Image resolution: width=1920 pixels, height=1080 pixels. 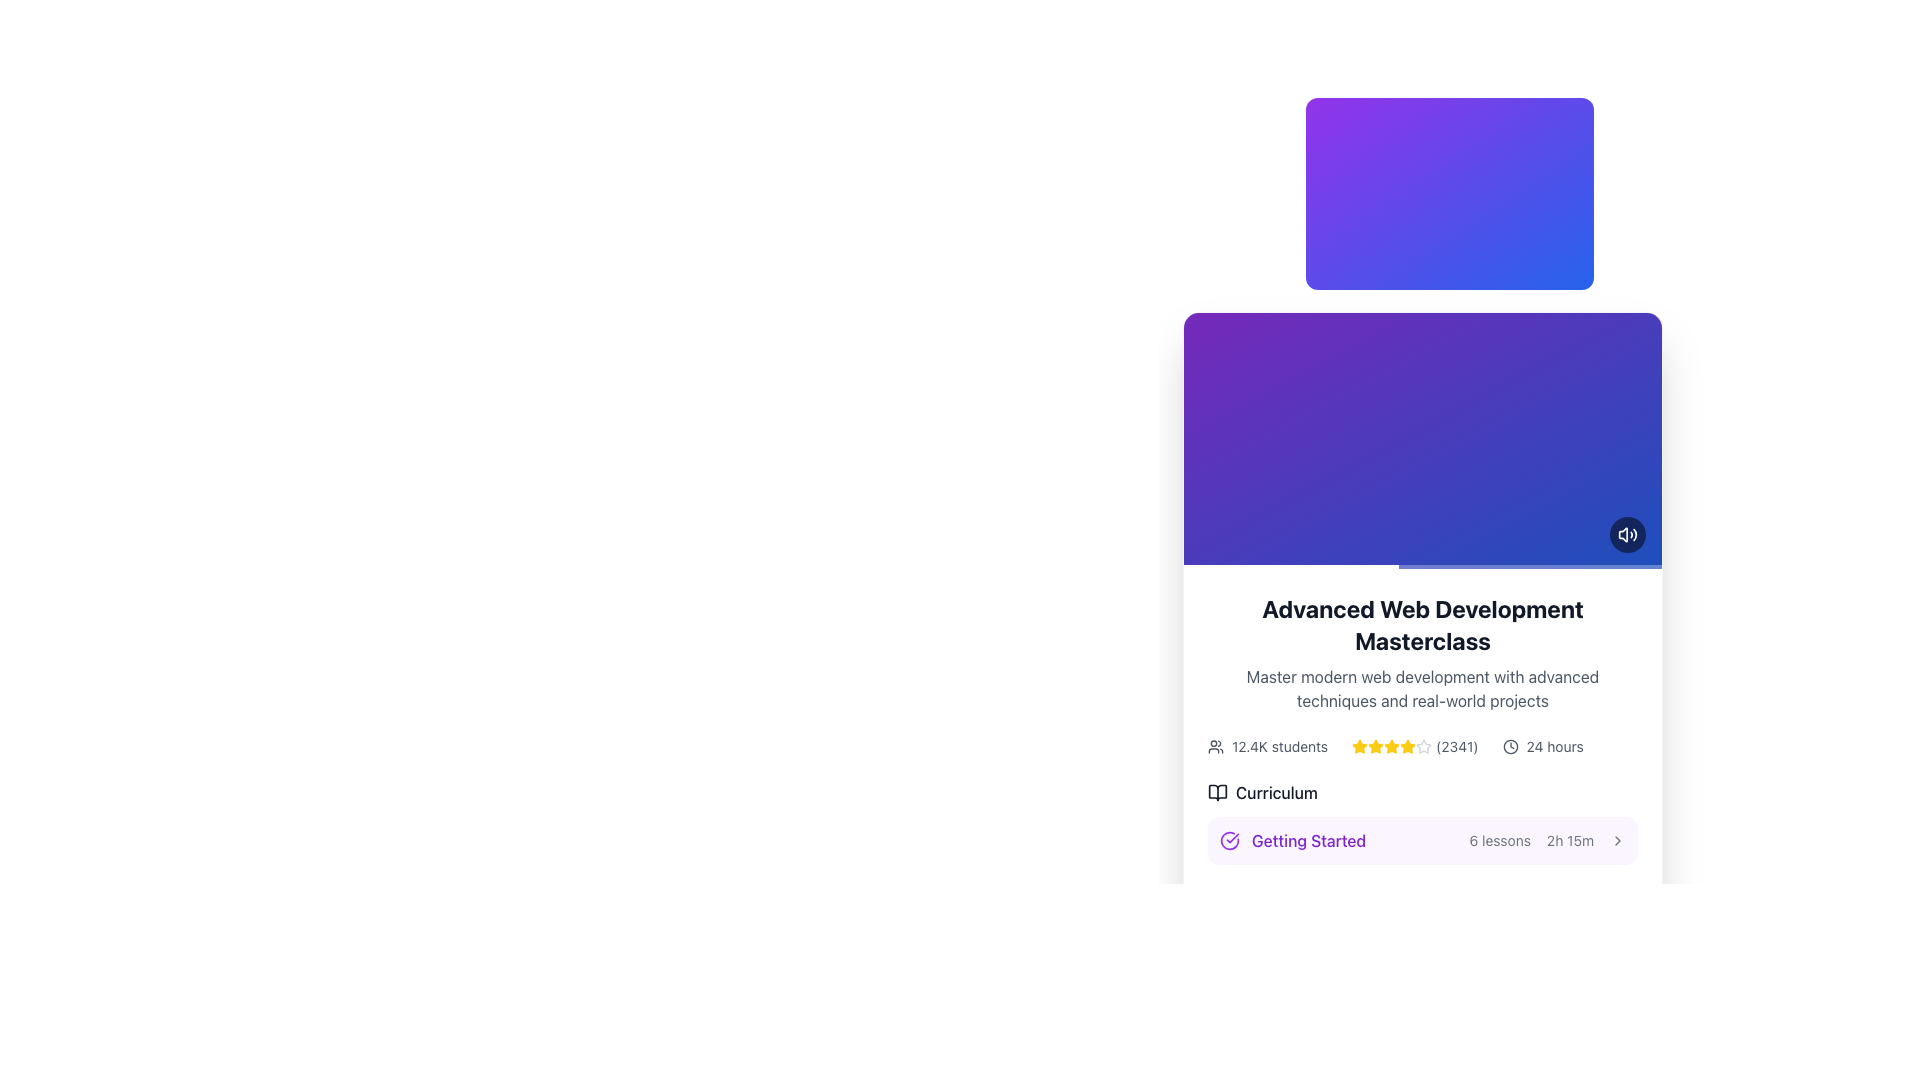 I want to click on the icon representing the number of students enrolled in the course, which is positioned to the left of the text '12.4K students' in the lower section of the card, so click(x=1214, y=747).